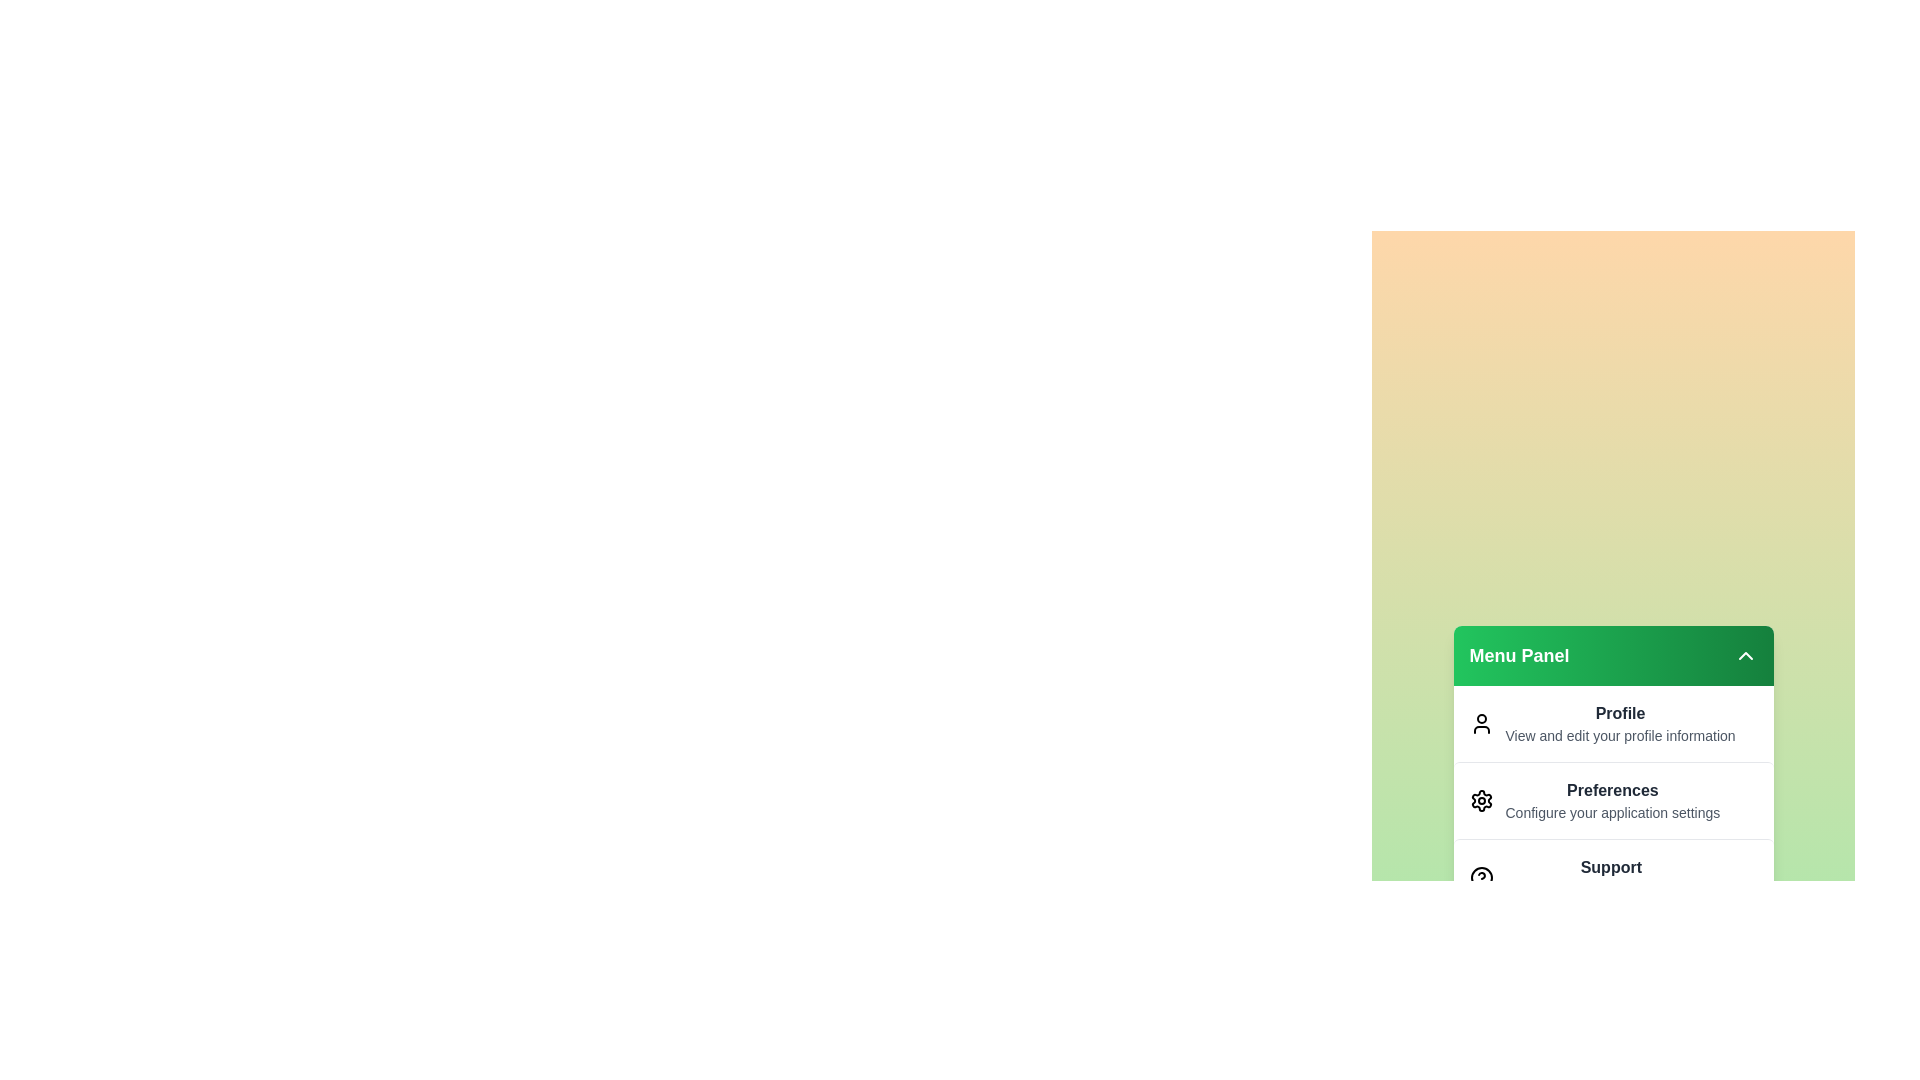 This screenshot has height=1080, width=1920. I want to click on the menu item Profile, so click(1613, 724).